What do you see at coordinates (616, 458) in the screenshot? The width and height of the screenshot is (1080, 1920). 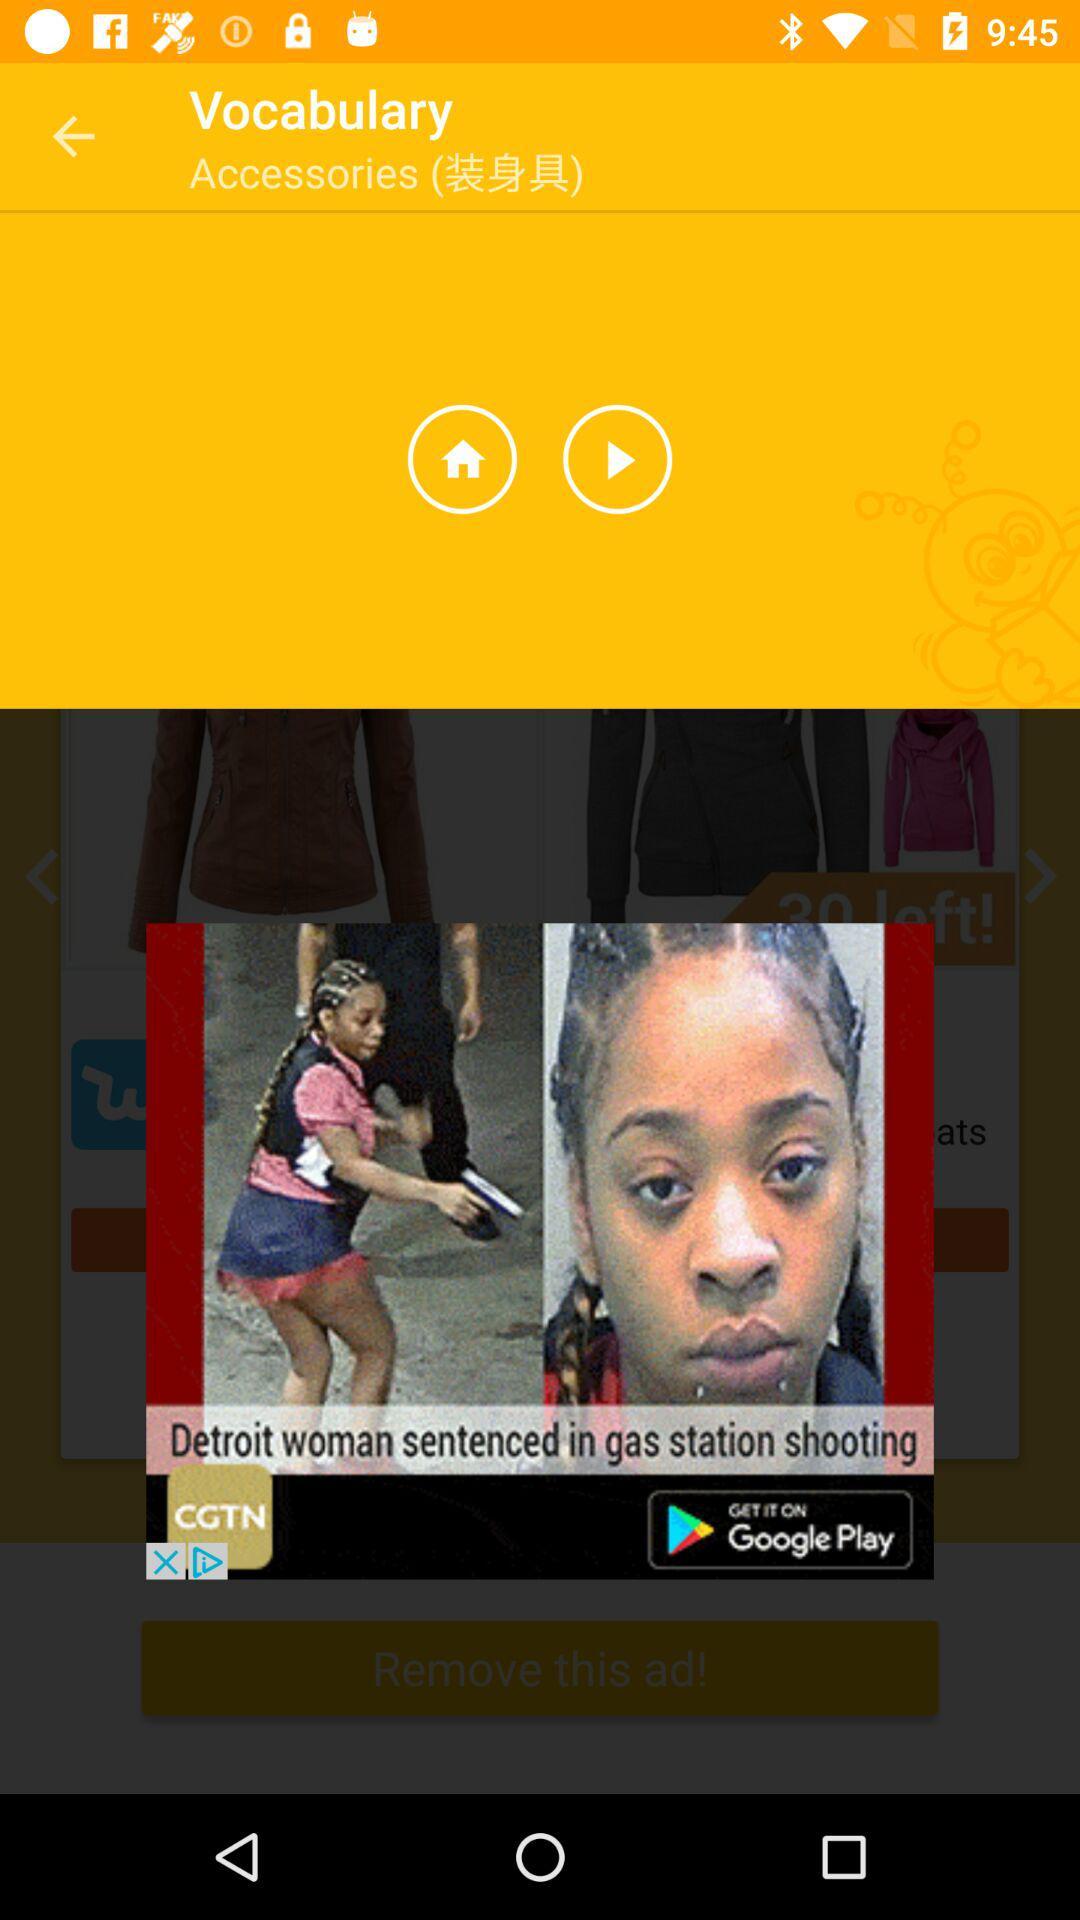 I see `the play icon` at bounding box center [616, 458].